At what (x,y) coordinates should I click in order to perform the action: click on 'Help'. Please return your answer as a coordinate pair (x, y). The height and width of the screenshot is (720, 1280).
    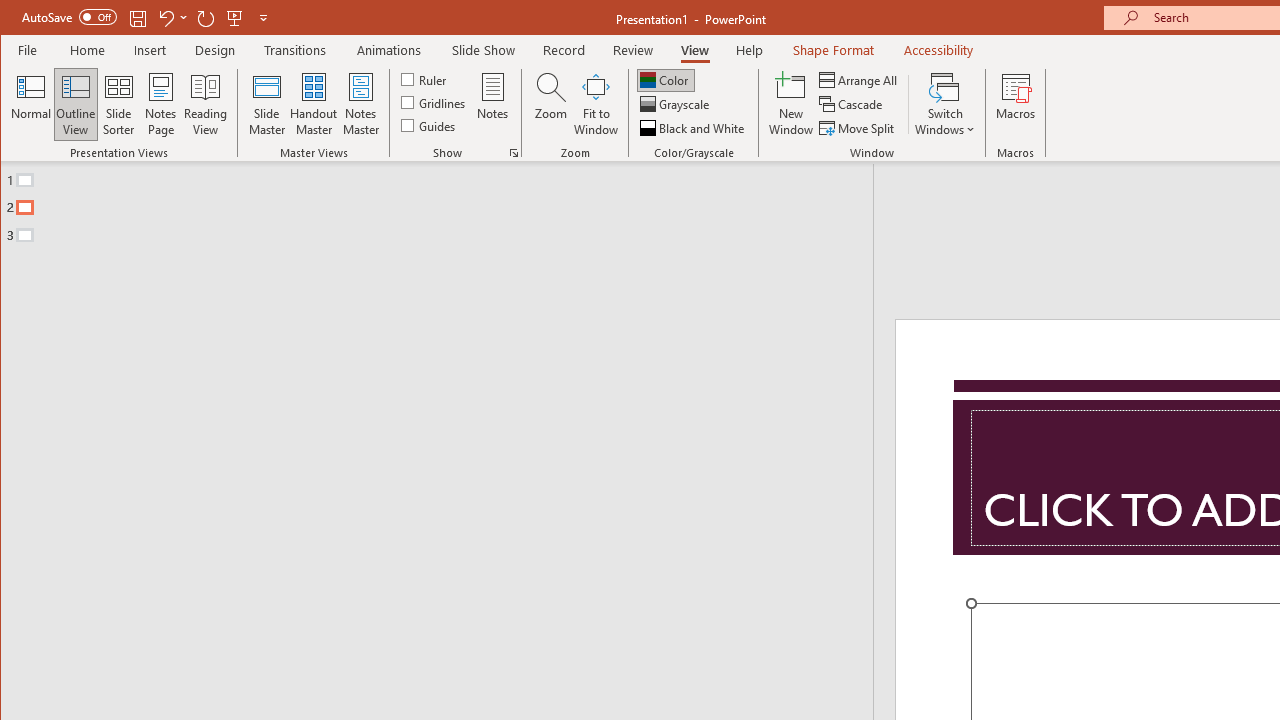
    Looking at the image, I should click on (749, 49).